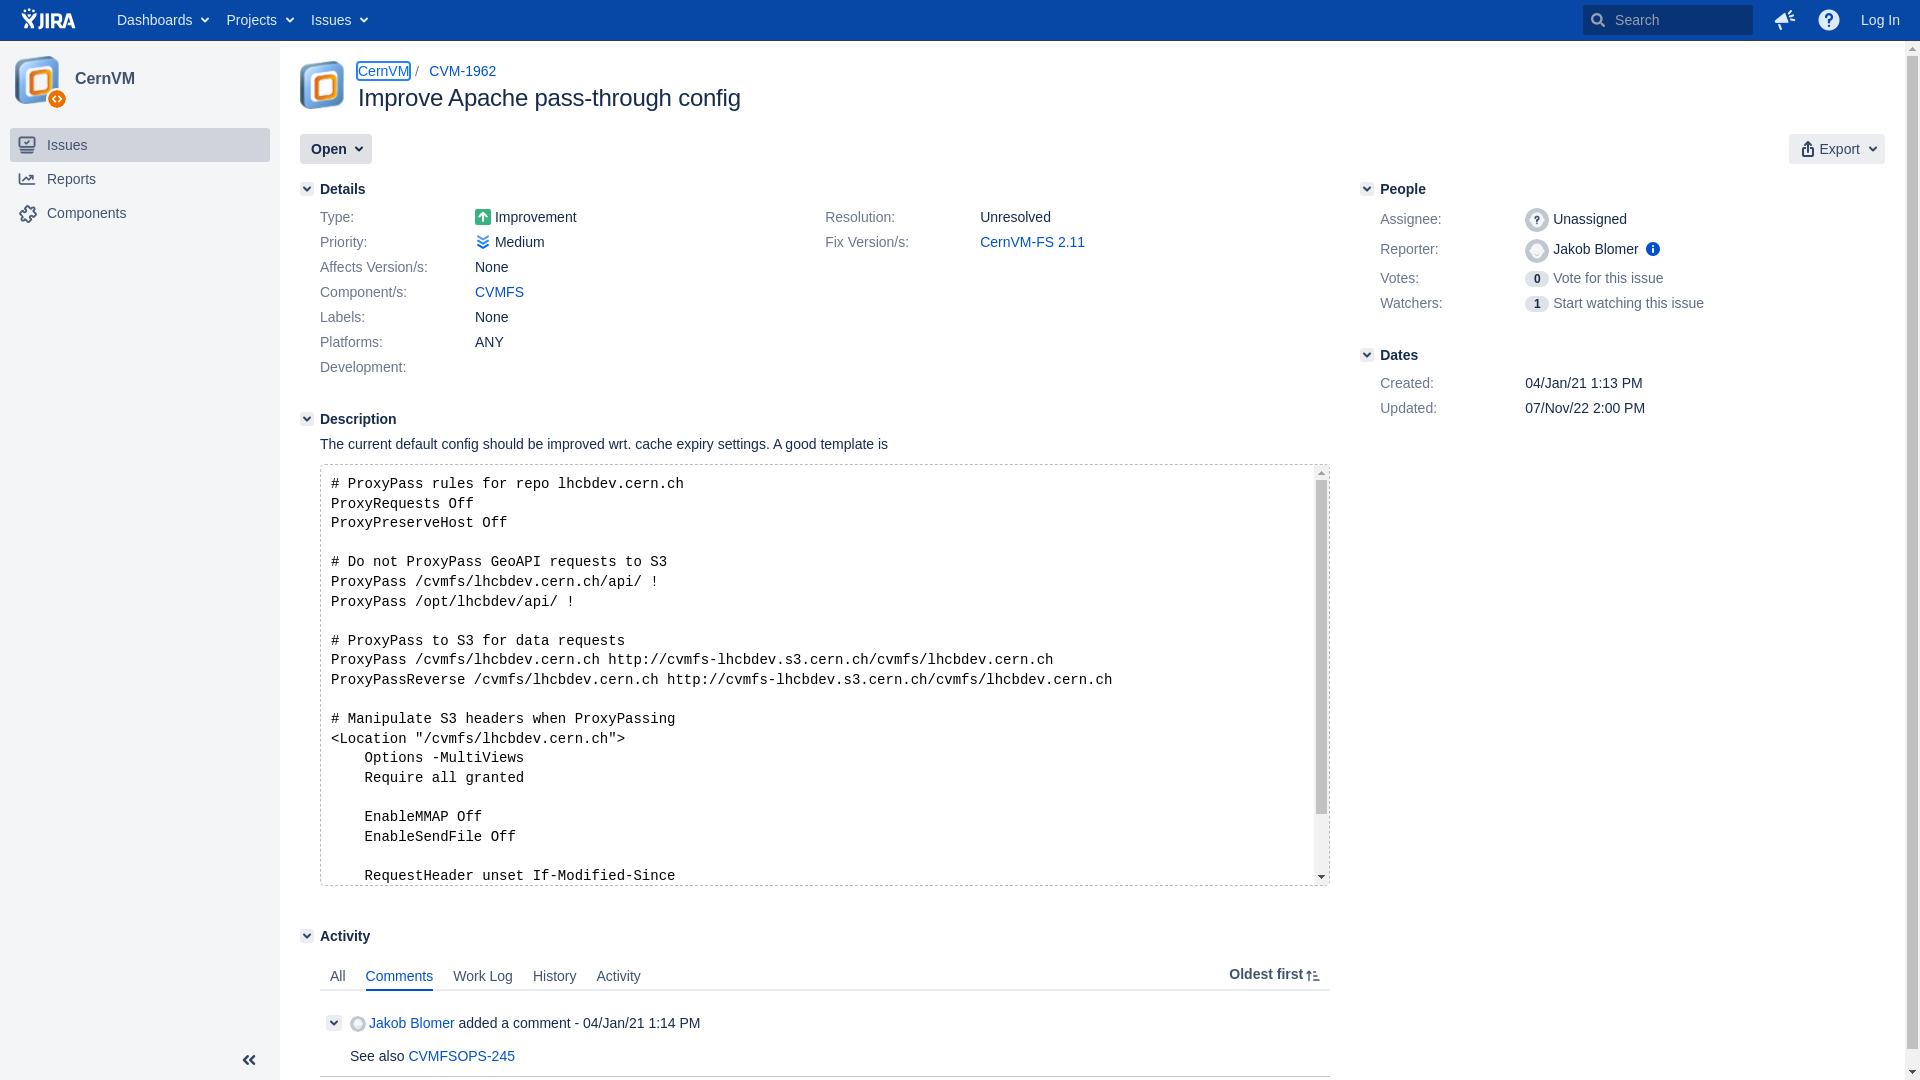 This screenshot has height=1080, width=1920. What do you see at coordinates (162, 19) in the screenshot?
I see `'Dashboards'` at bounding box center [162, 19].